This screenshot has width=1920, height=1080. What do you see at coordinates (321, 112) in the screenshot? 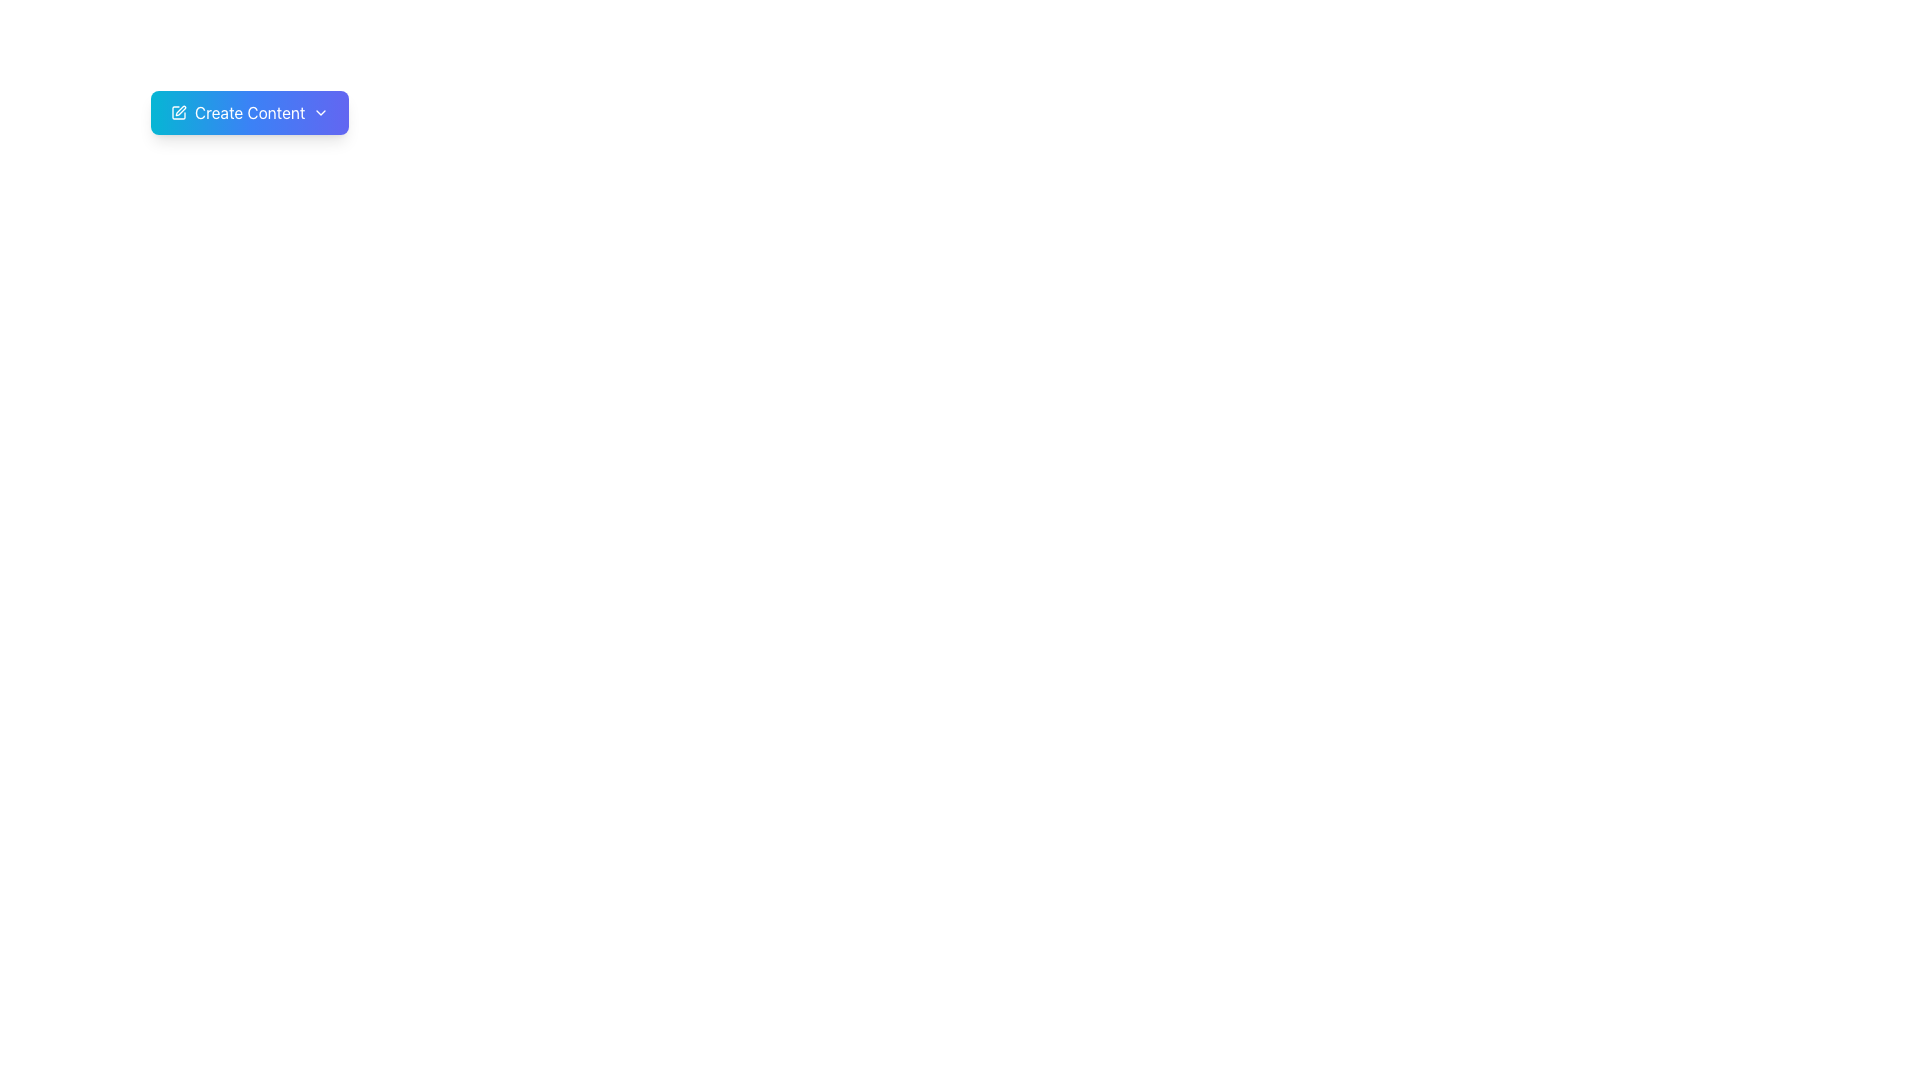
I see `the downward-pointing chevron icon located inside the 'Create Content' button` at bounding box center [321, 112].